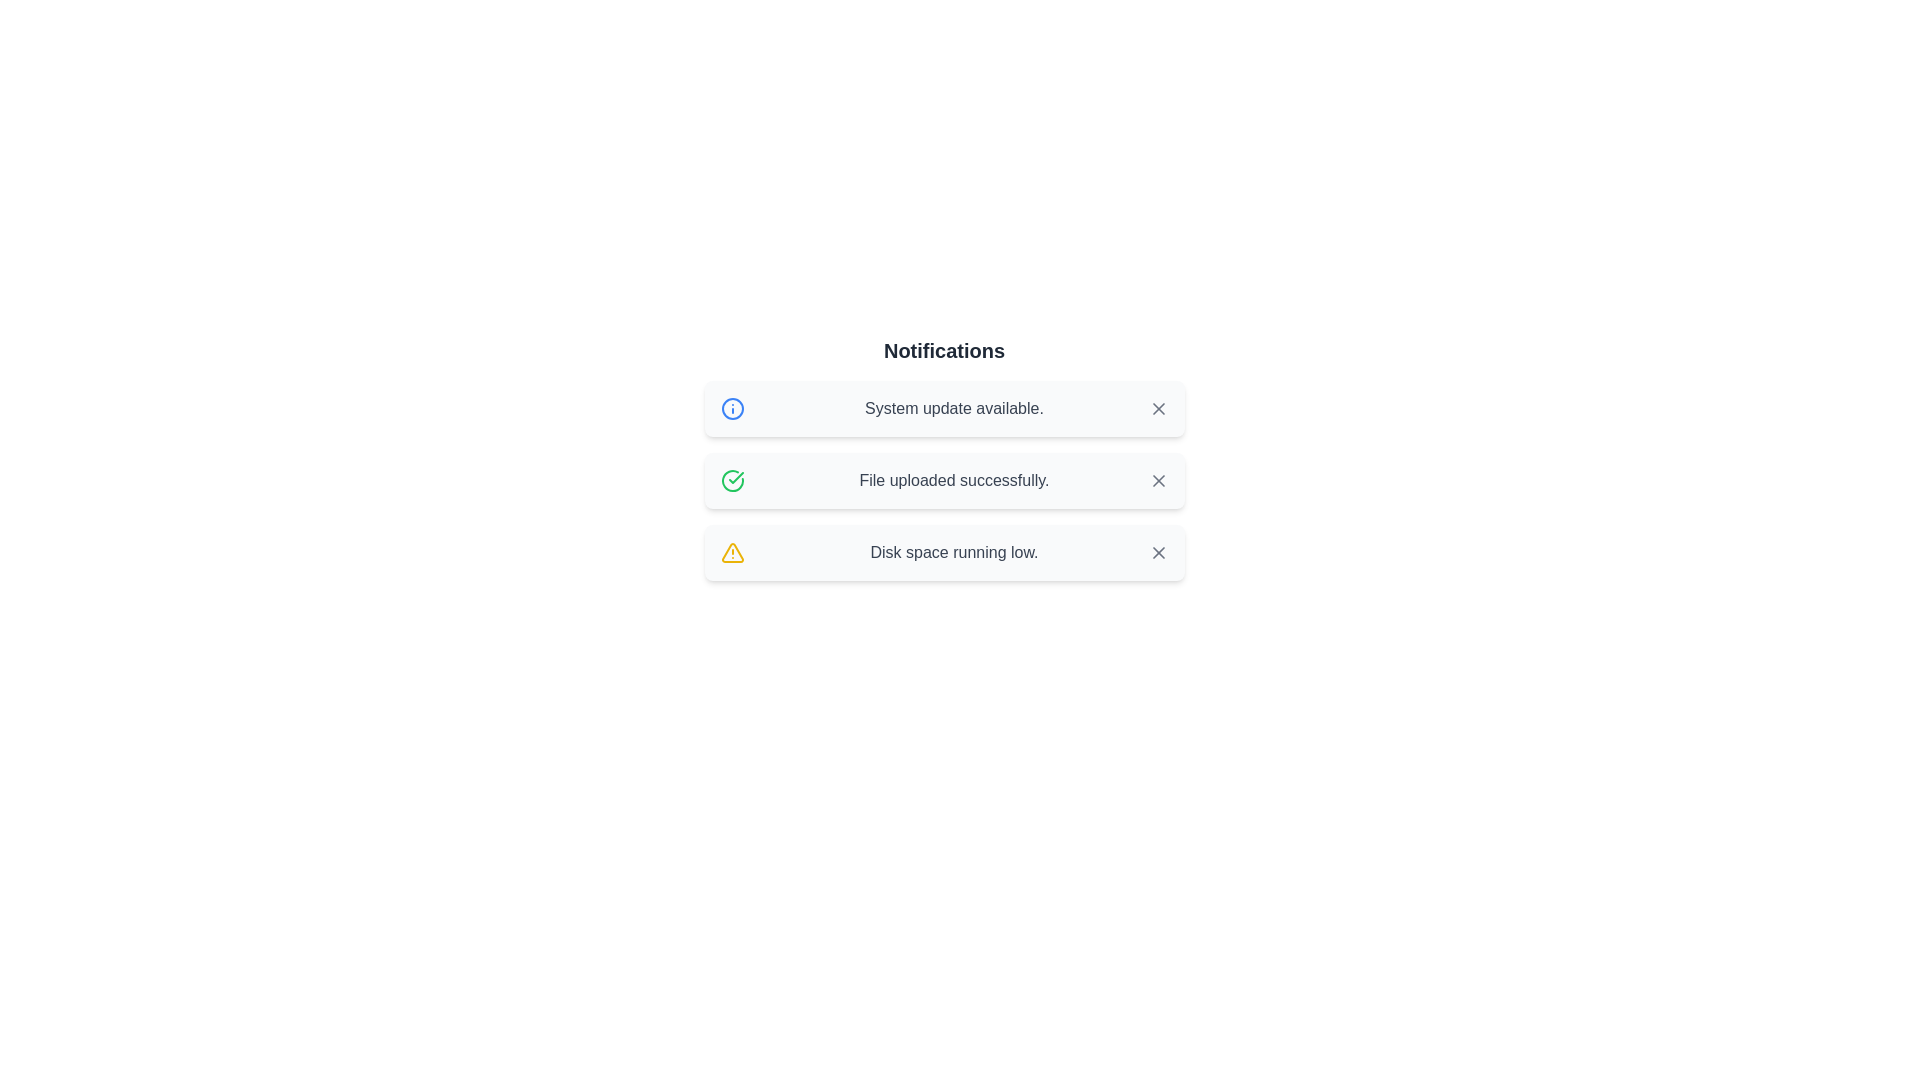  What do you see at coordinates (731, 481) in the screenshot?
I see `the circular icon with a green outline and checkmark, which visually indicates that the file has been uploaded successfully` at bounding box center [731, 481].